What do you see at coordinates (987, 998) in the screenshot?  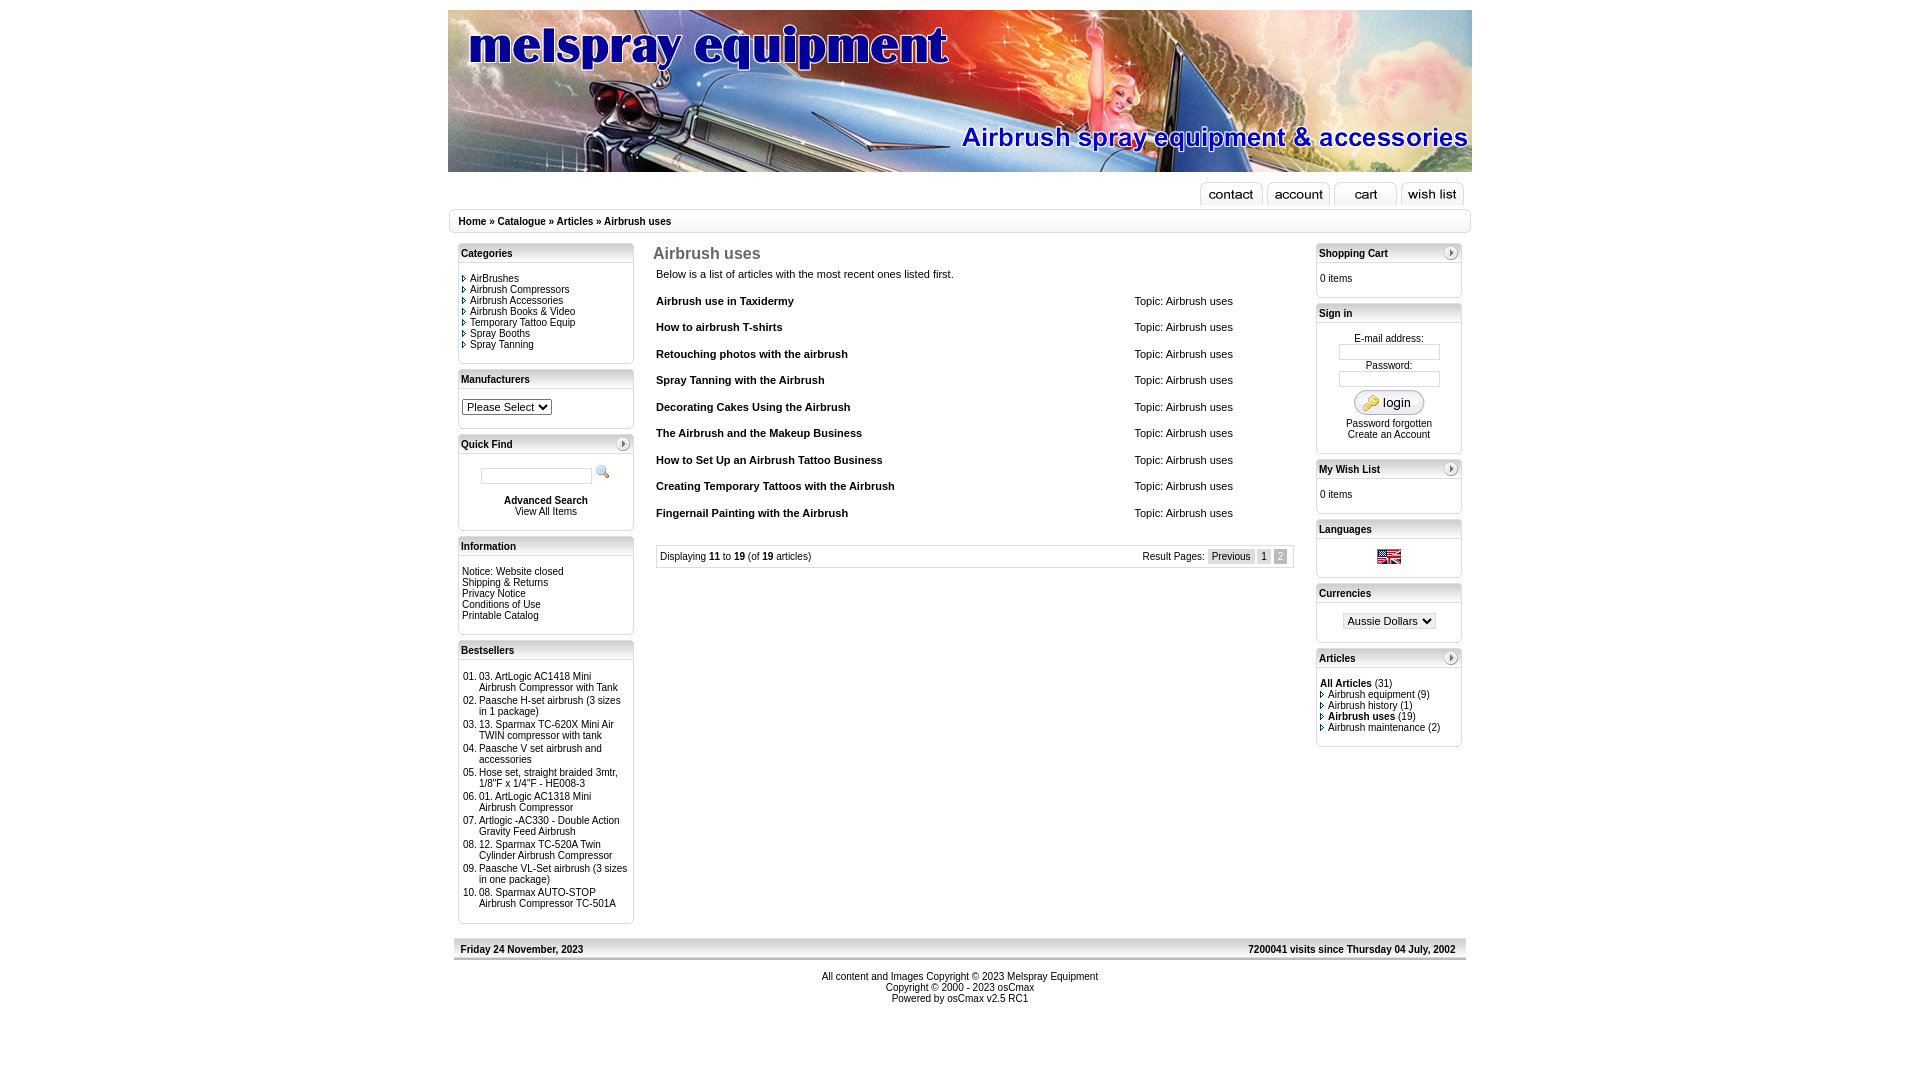 I see `'osCmax v2.5 RC1'` at bounding box center [987, 998].